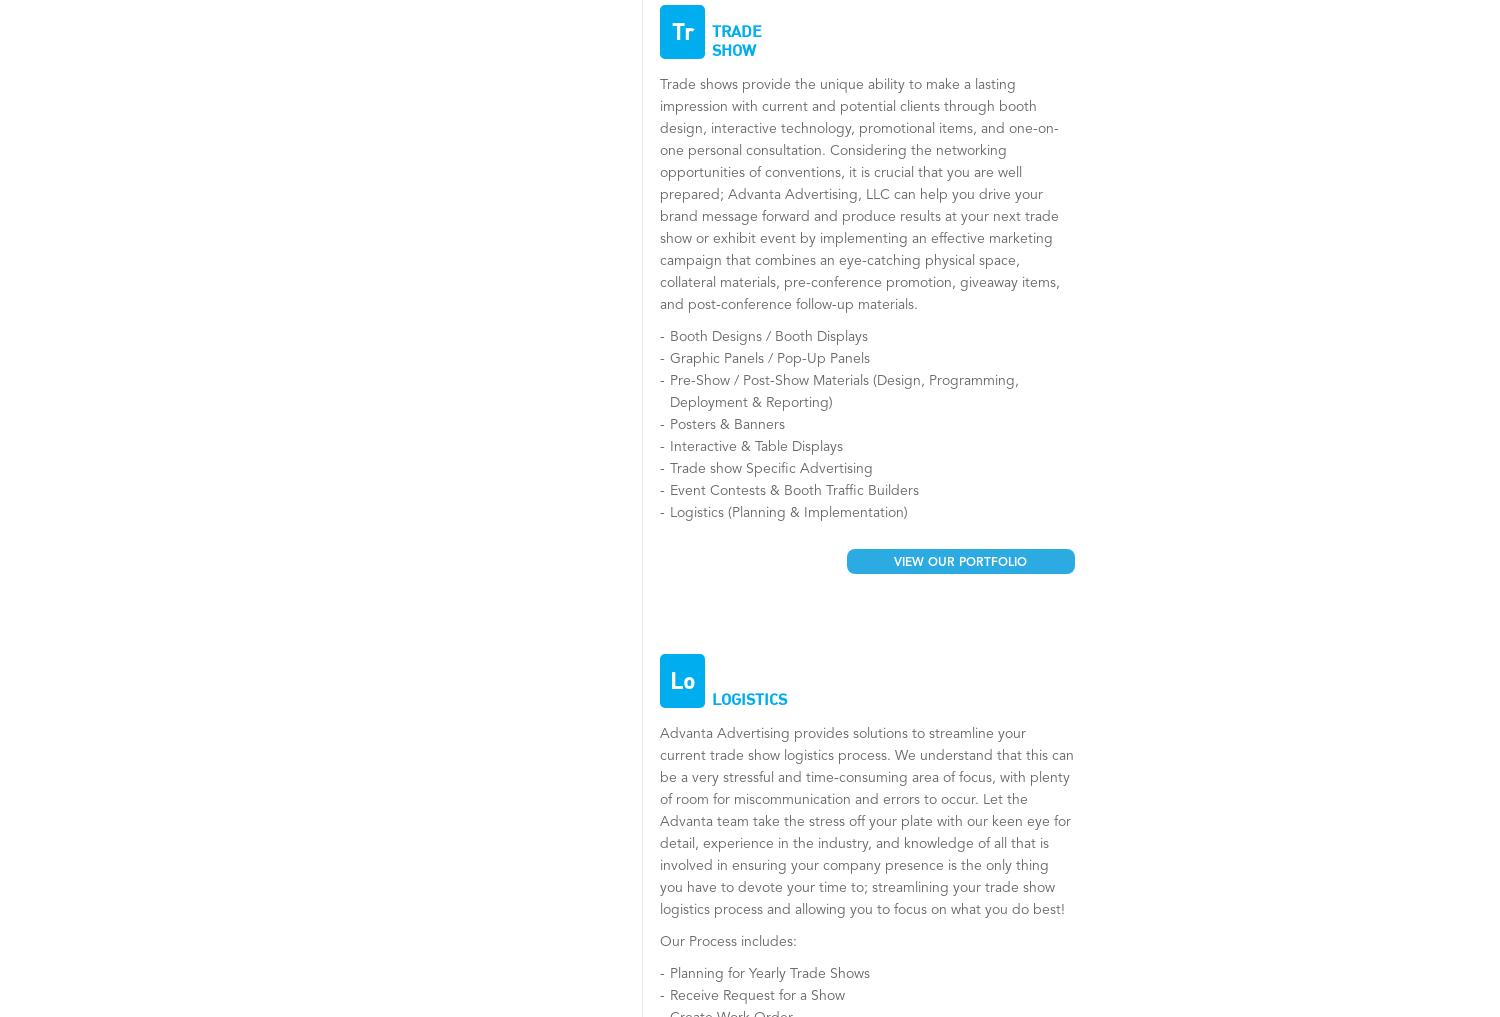 Image resolution: width=1500 pixels, height=1017 pixels. Describe the element at coordinates (794, 490) in the screenshot. I see `'Event Contests & Booth Traffic Builders'` at that location.